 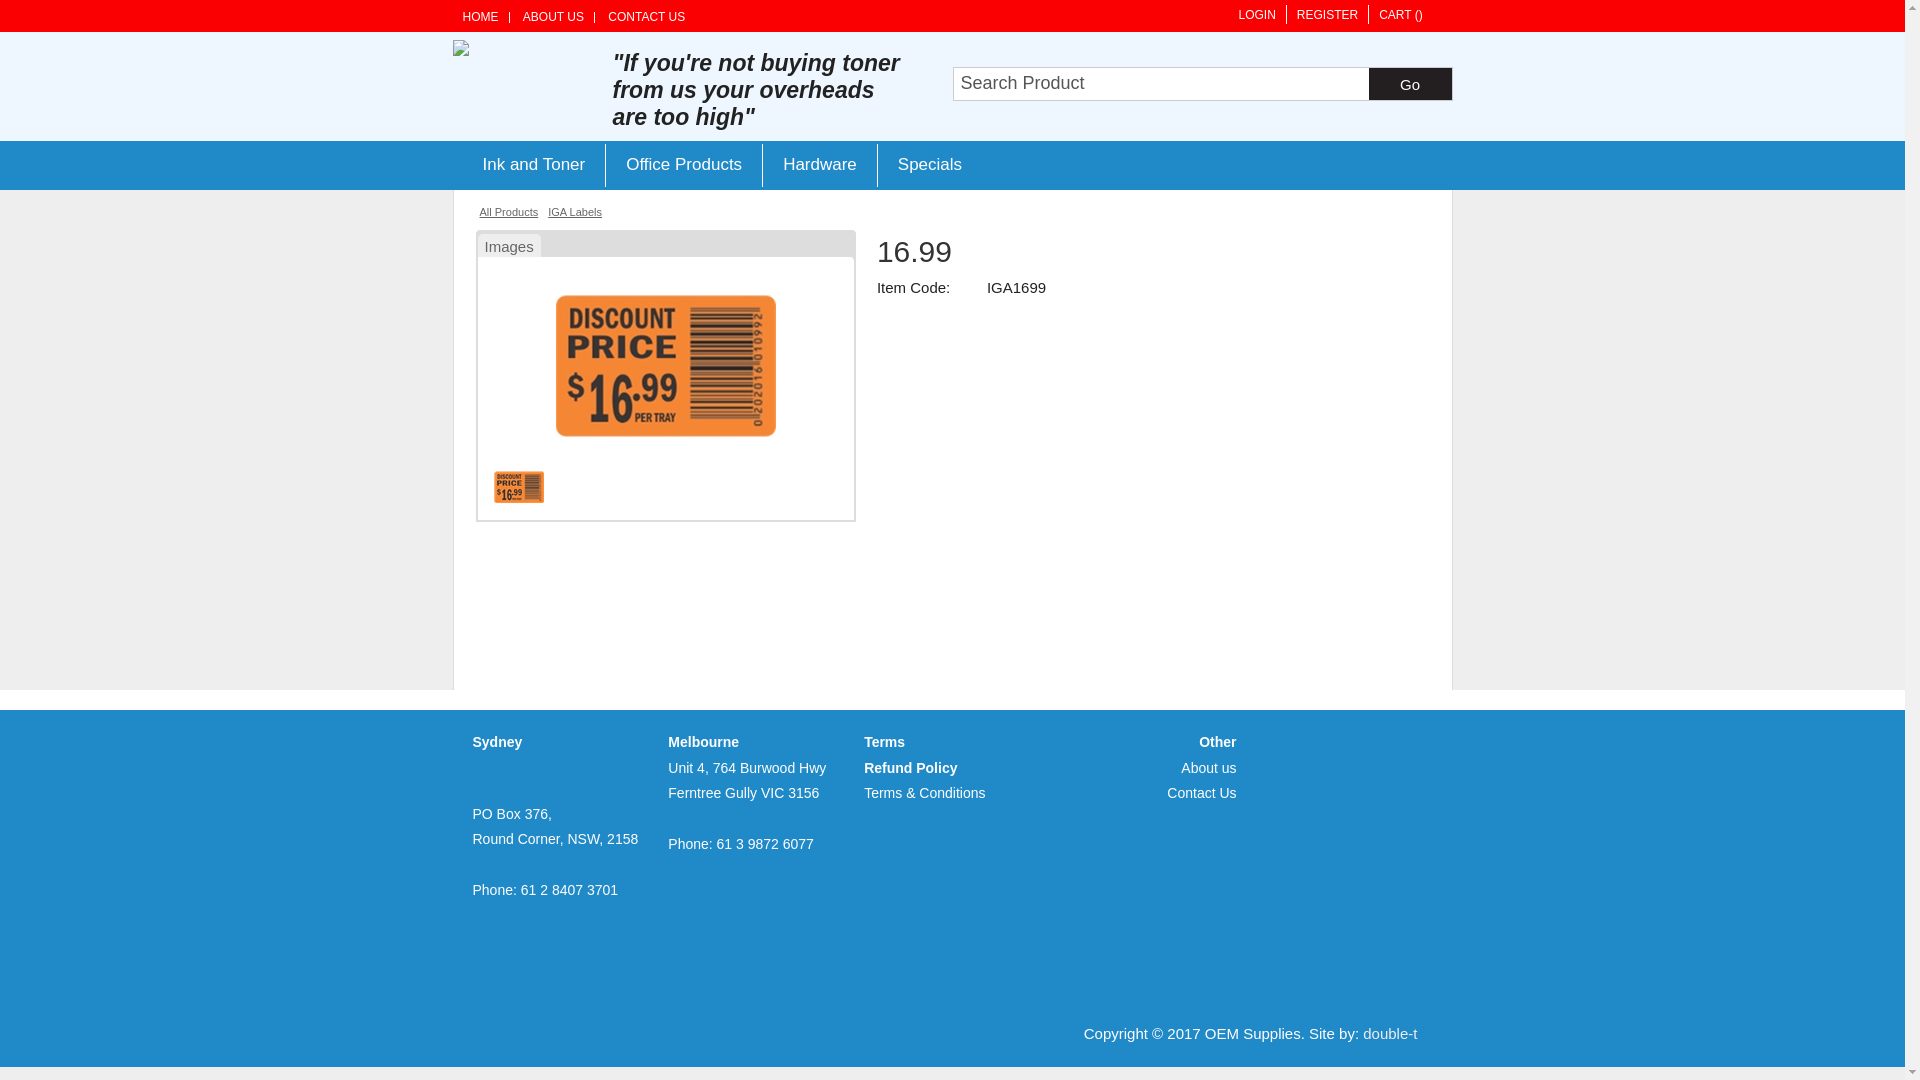 I want to click on 'Go', so click(x=1408, y=83).